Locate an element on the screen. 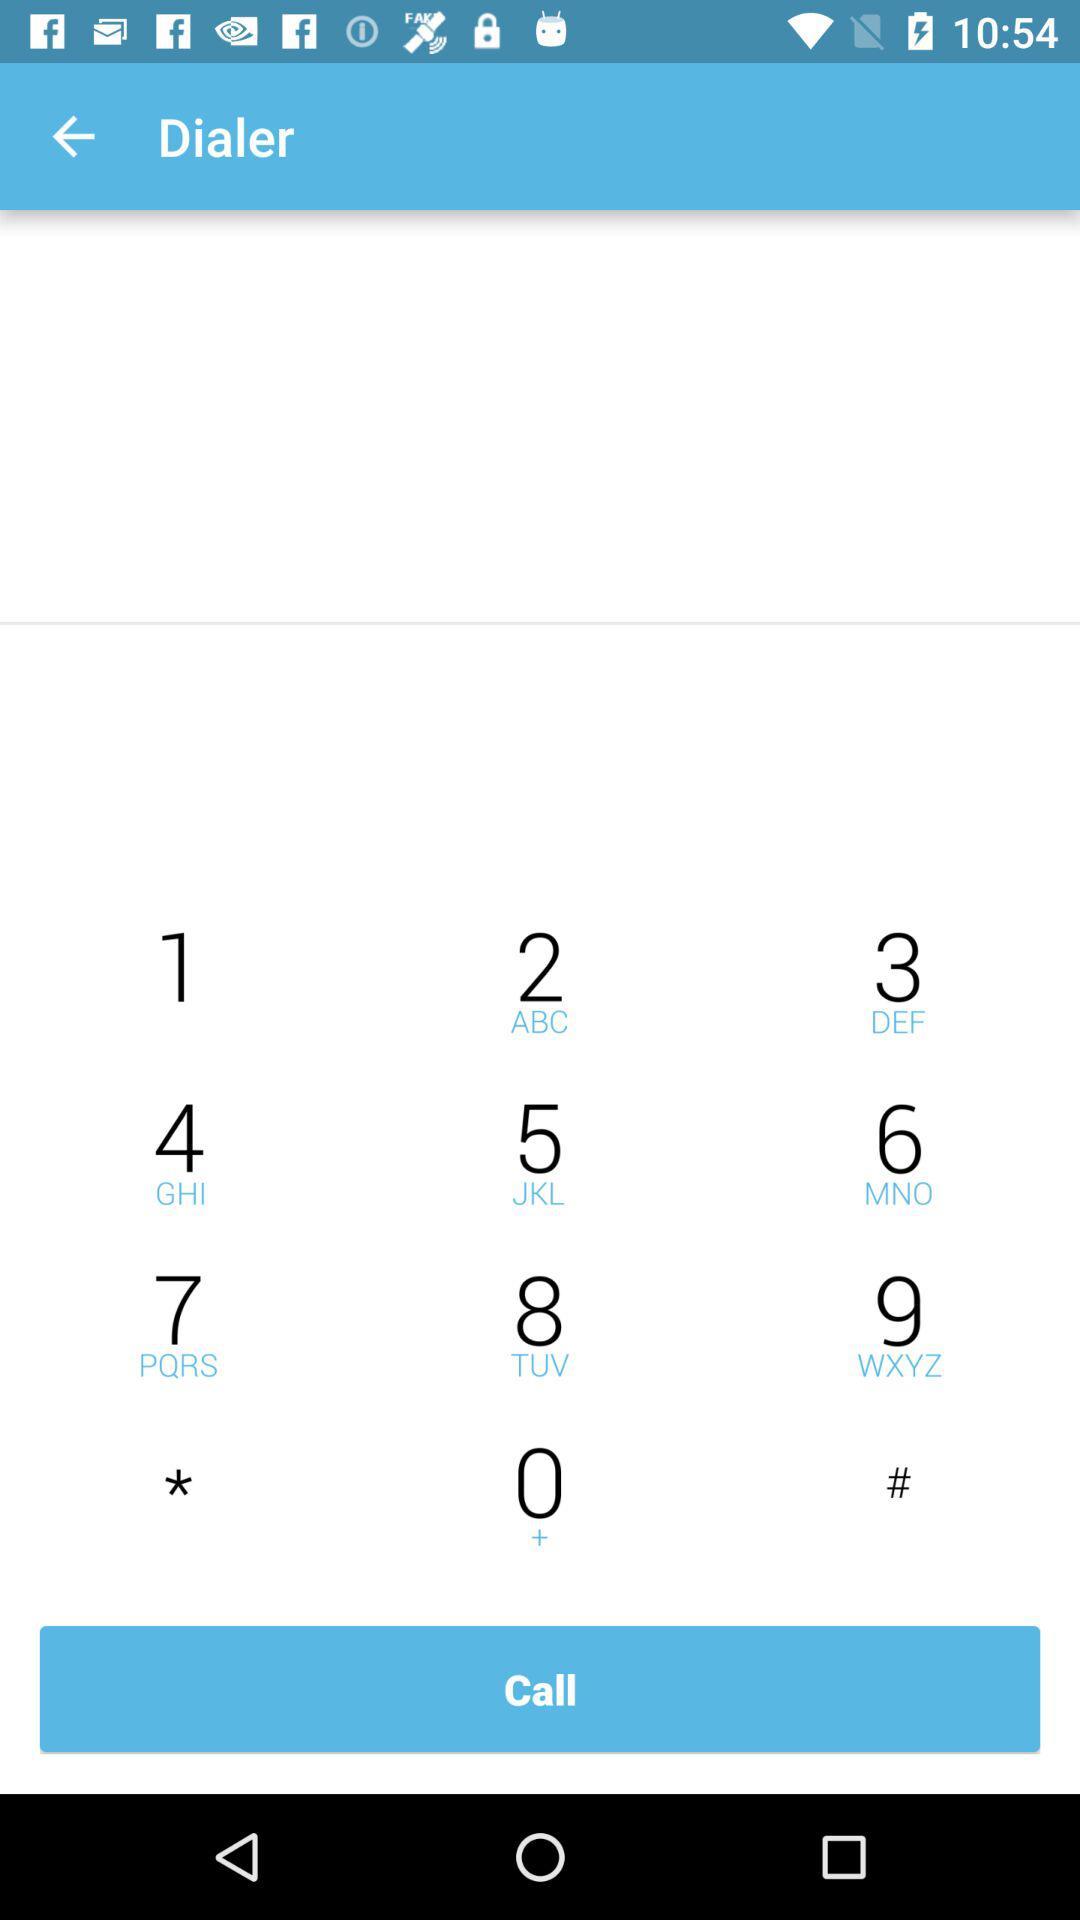  the help icon is located at coordinates (540, 982).